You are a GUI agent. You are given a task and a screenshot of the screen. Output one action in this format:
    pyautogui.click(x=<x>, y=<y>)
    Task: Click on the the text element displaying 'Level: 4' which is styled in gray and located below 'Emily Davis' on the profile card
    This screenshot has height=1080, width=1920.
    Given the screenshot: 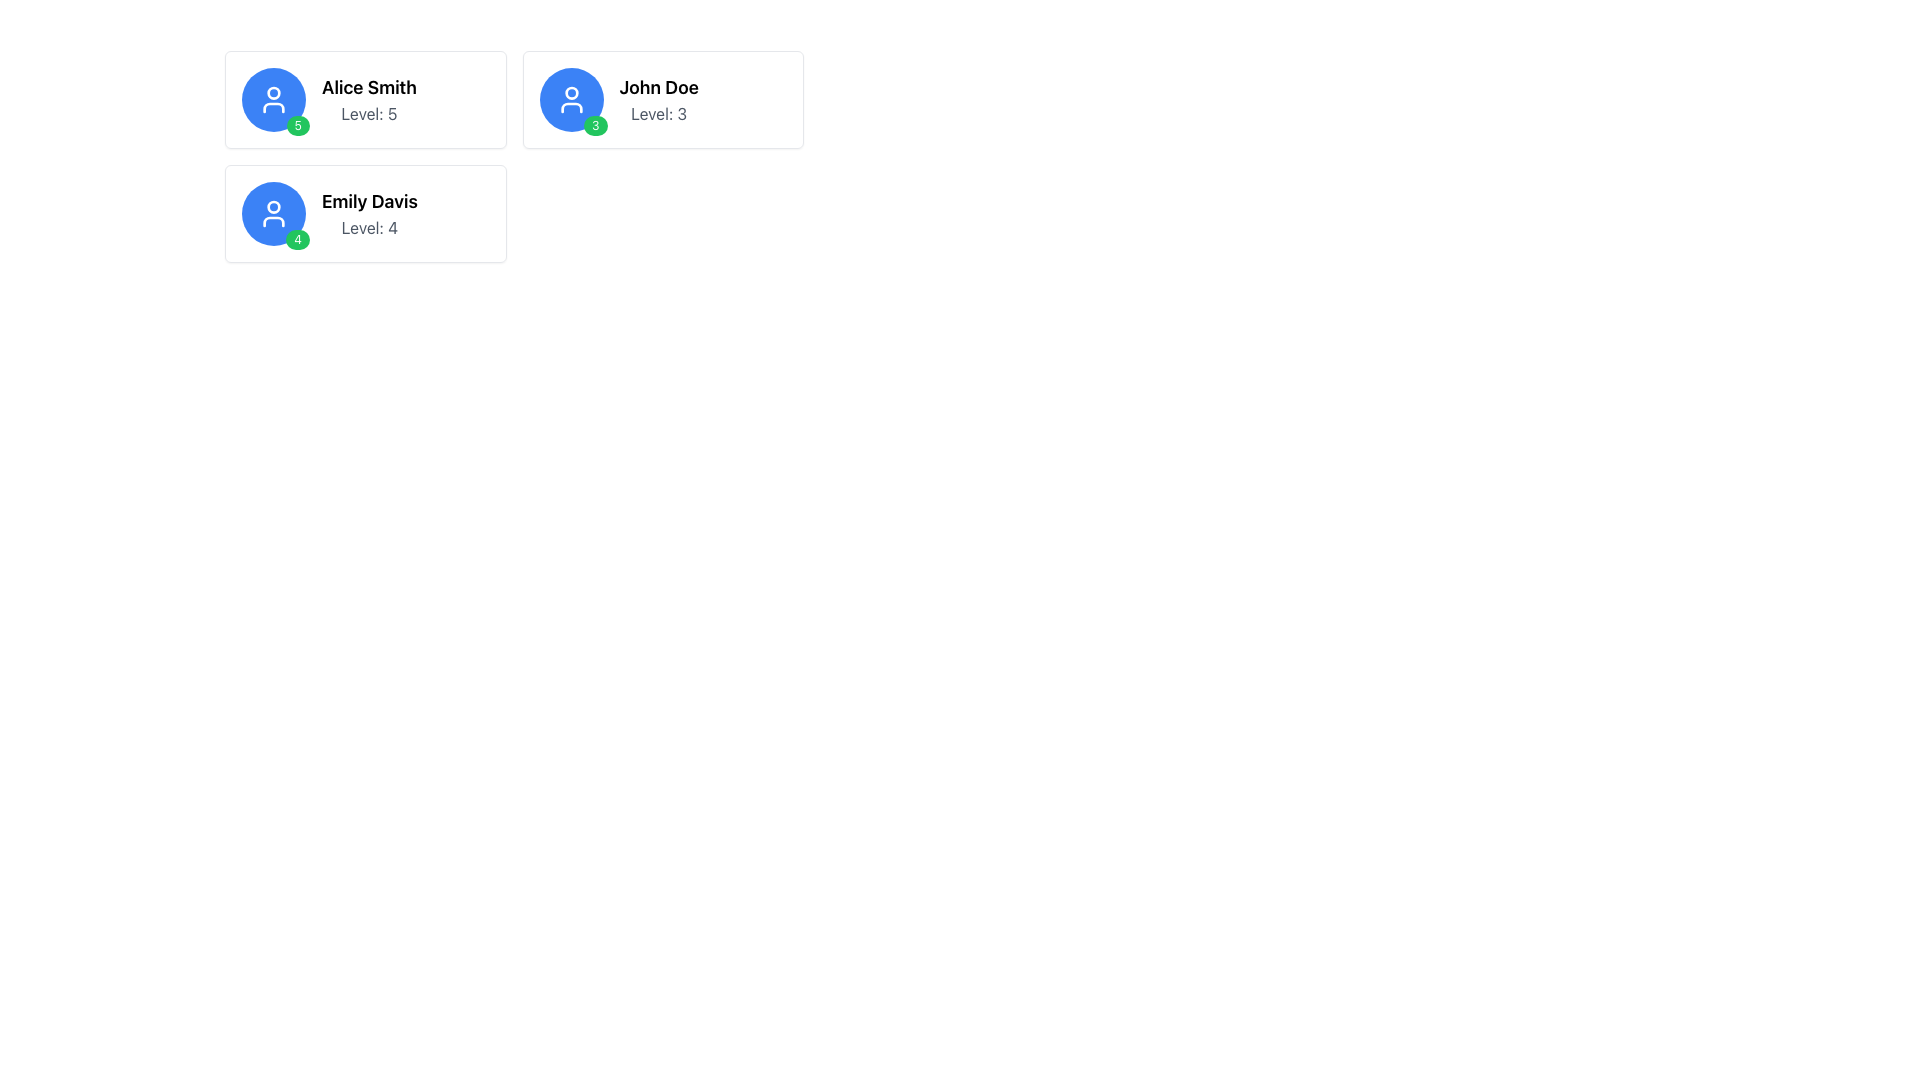 What is the action you would take?
    pyautogui.click(x=369, y=226)
    